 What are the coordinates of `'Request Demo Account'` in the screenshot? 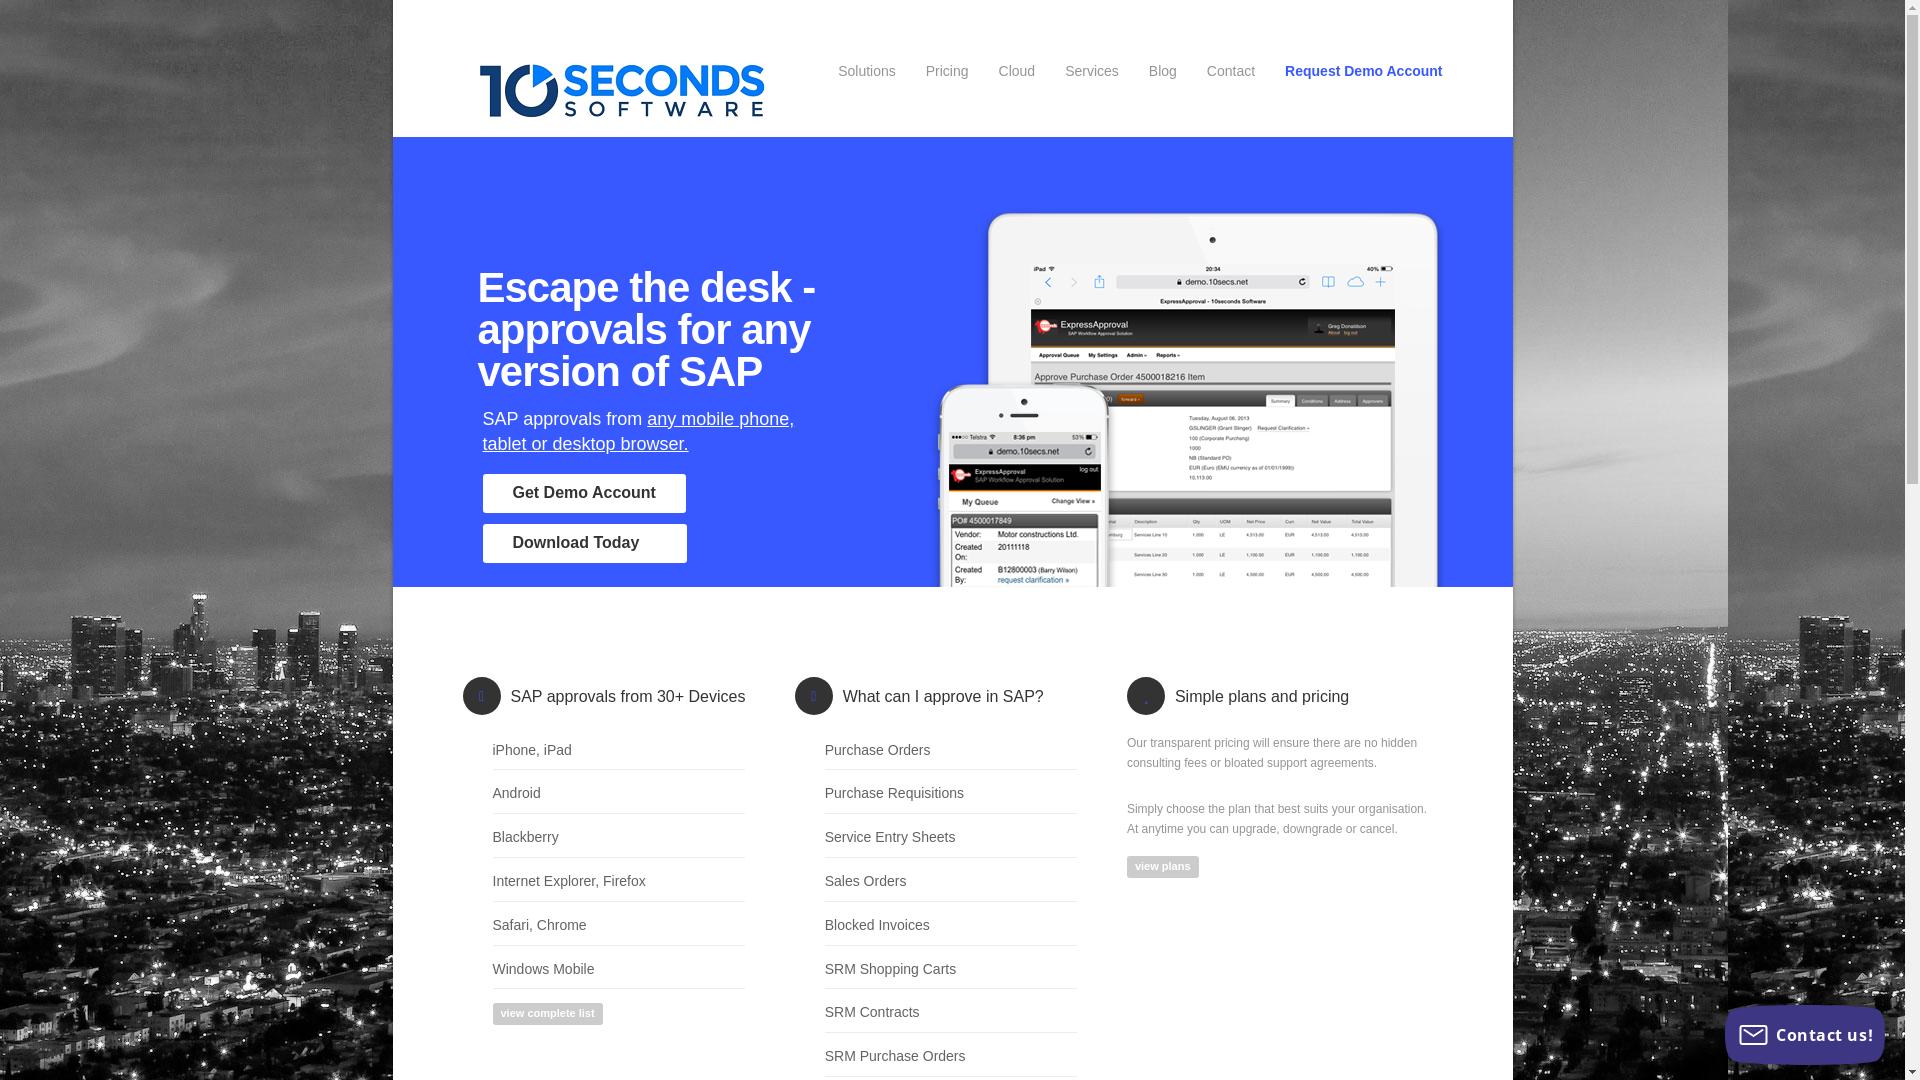 It's located at (1285, 73).